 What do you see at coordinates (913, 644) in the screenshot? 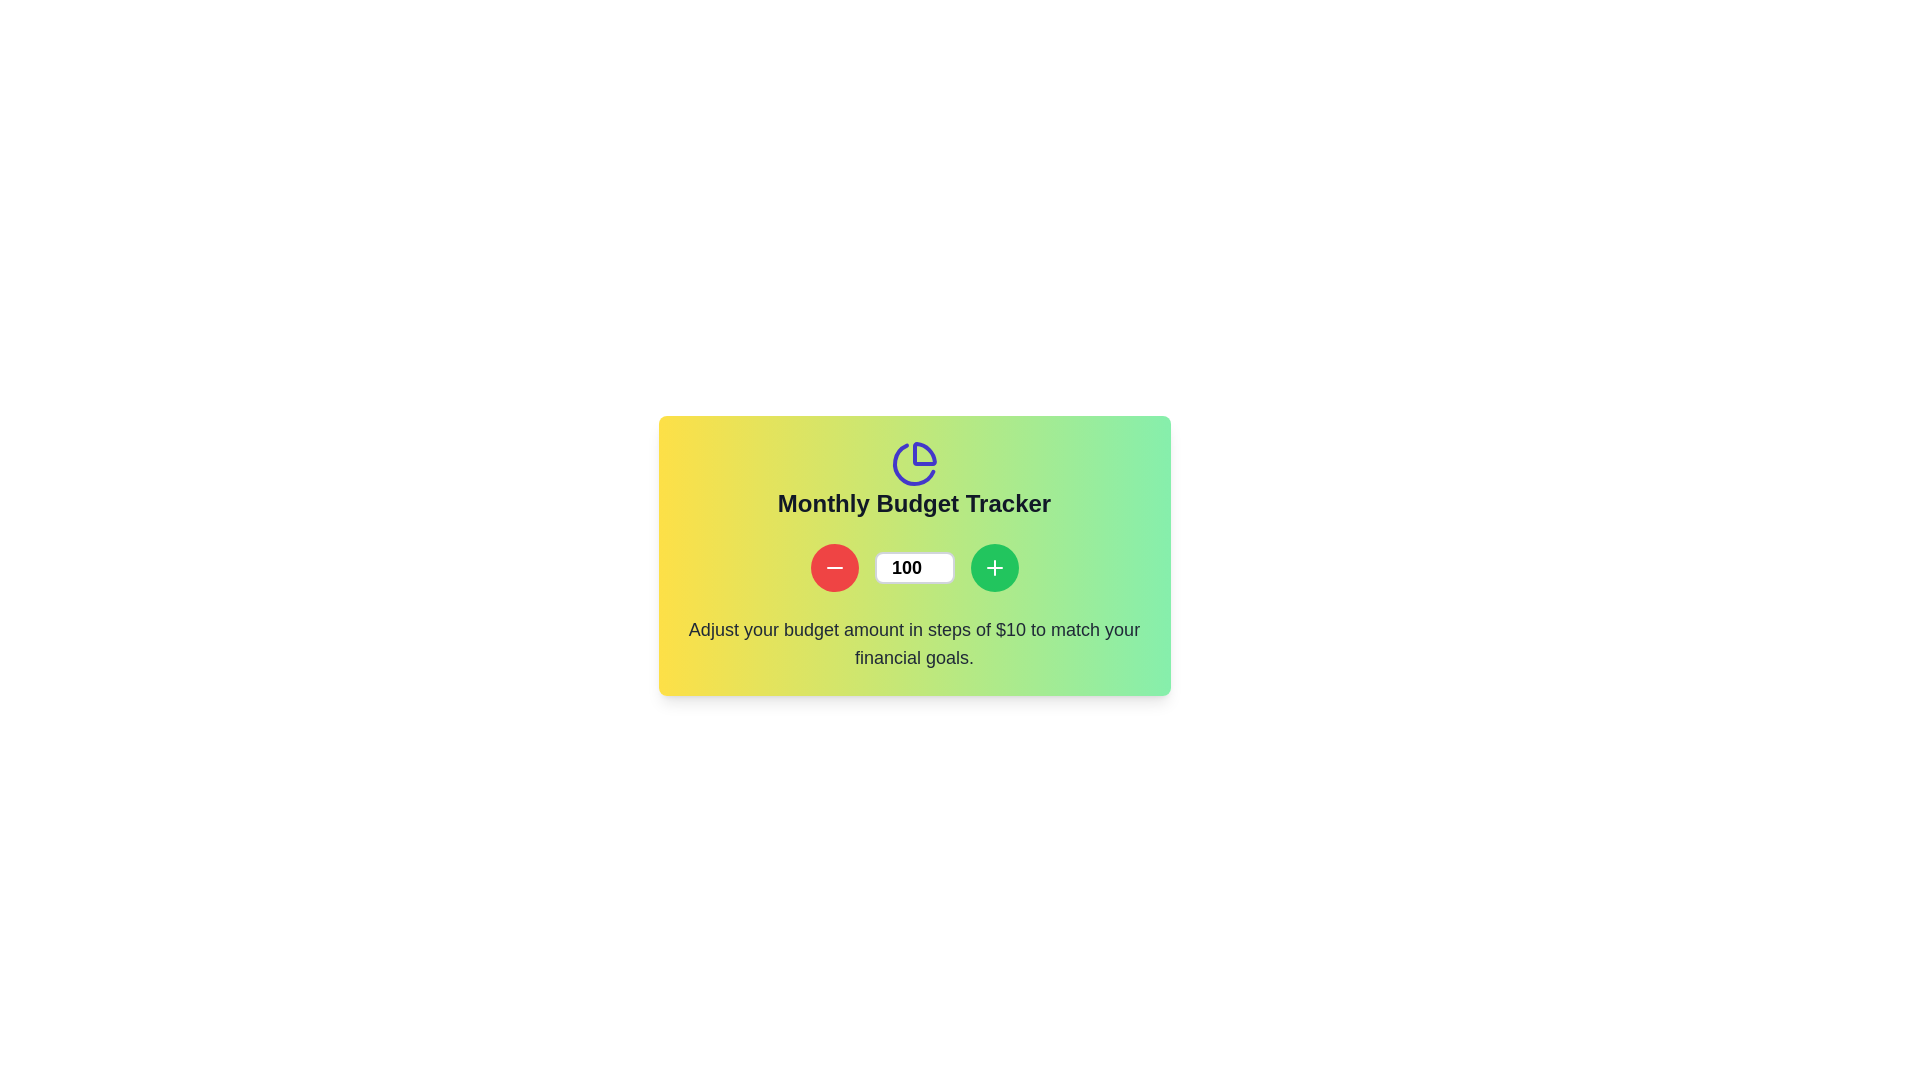
I see `the static text element that instructs 'Adjust your budget amount in steps of $10 to match your financial goals.'` at bounding box center [913, 644].